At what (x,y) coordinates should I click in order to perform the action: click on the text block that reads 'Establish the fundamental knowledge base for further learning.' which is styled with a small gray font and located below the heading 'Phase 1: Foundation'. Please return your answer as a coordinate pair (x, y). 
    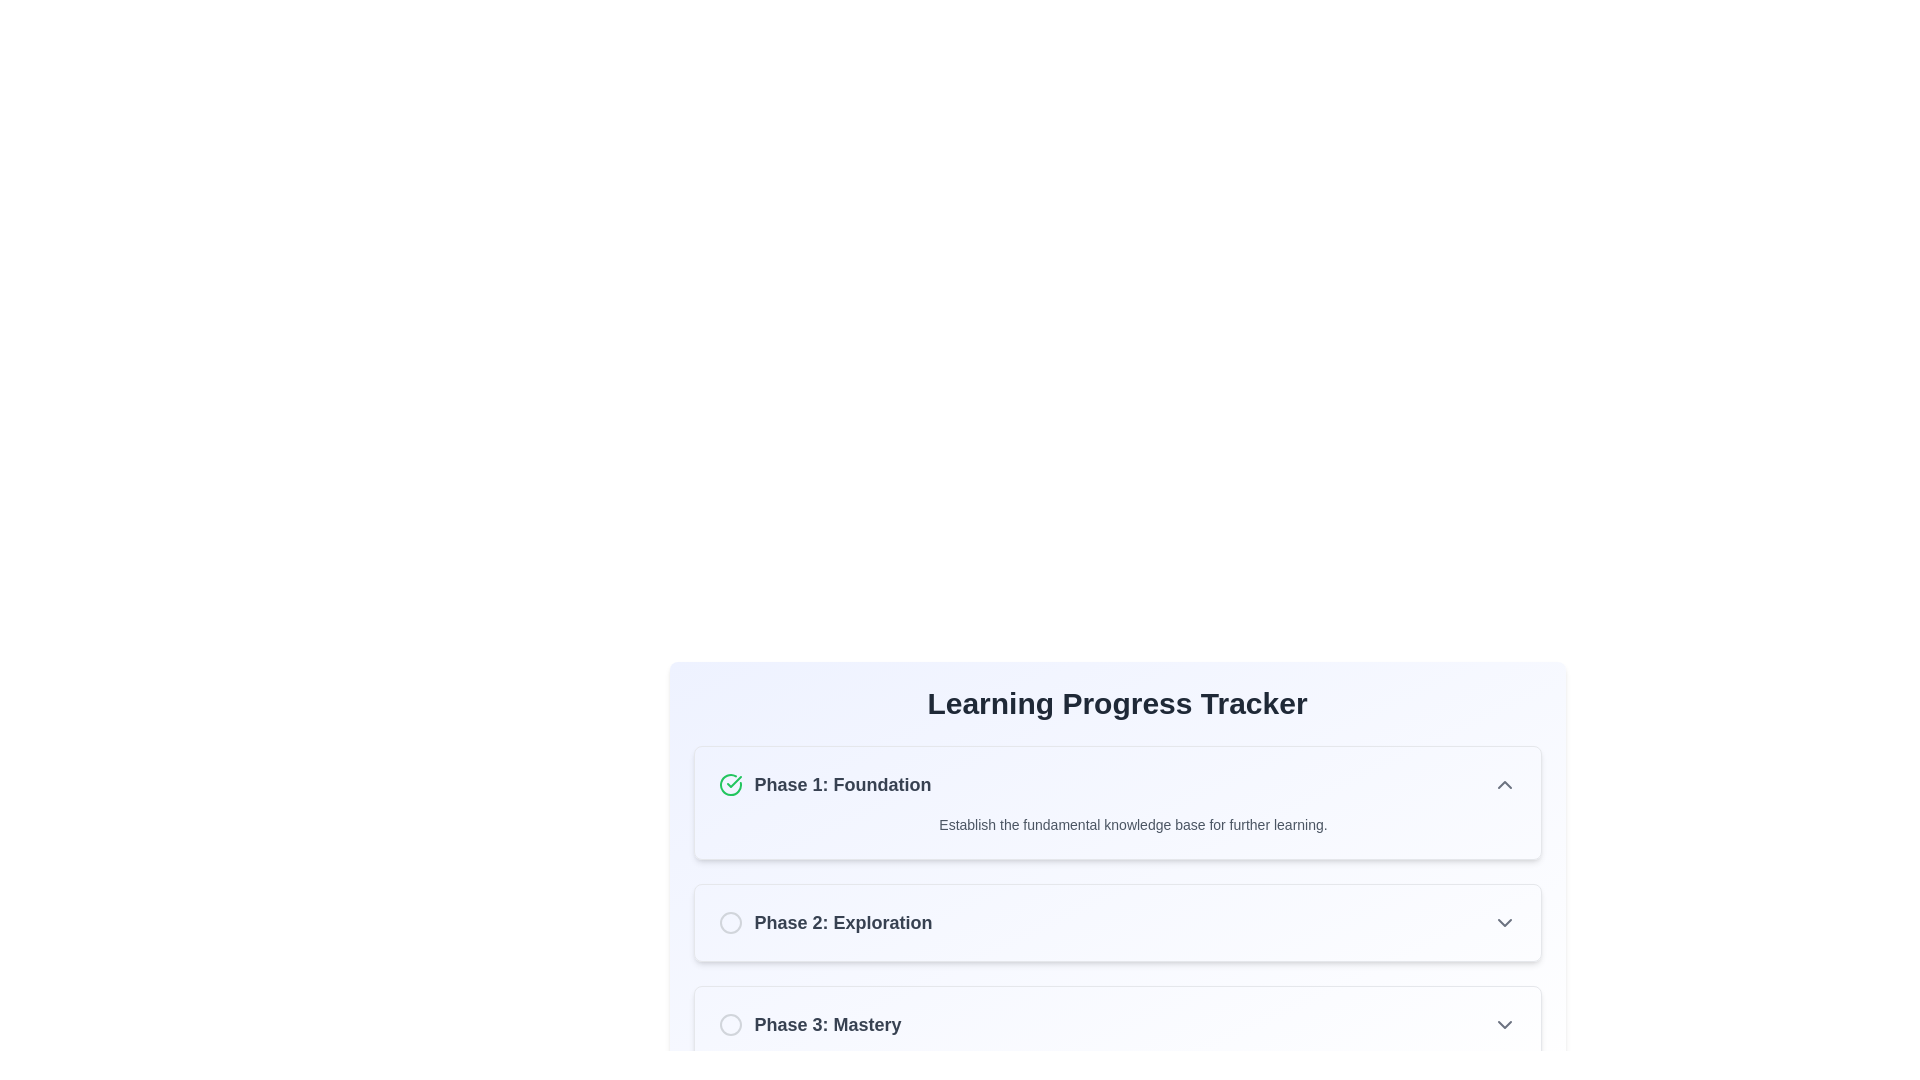
    Looking at the image, I should click on (1116, 825).